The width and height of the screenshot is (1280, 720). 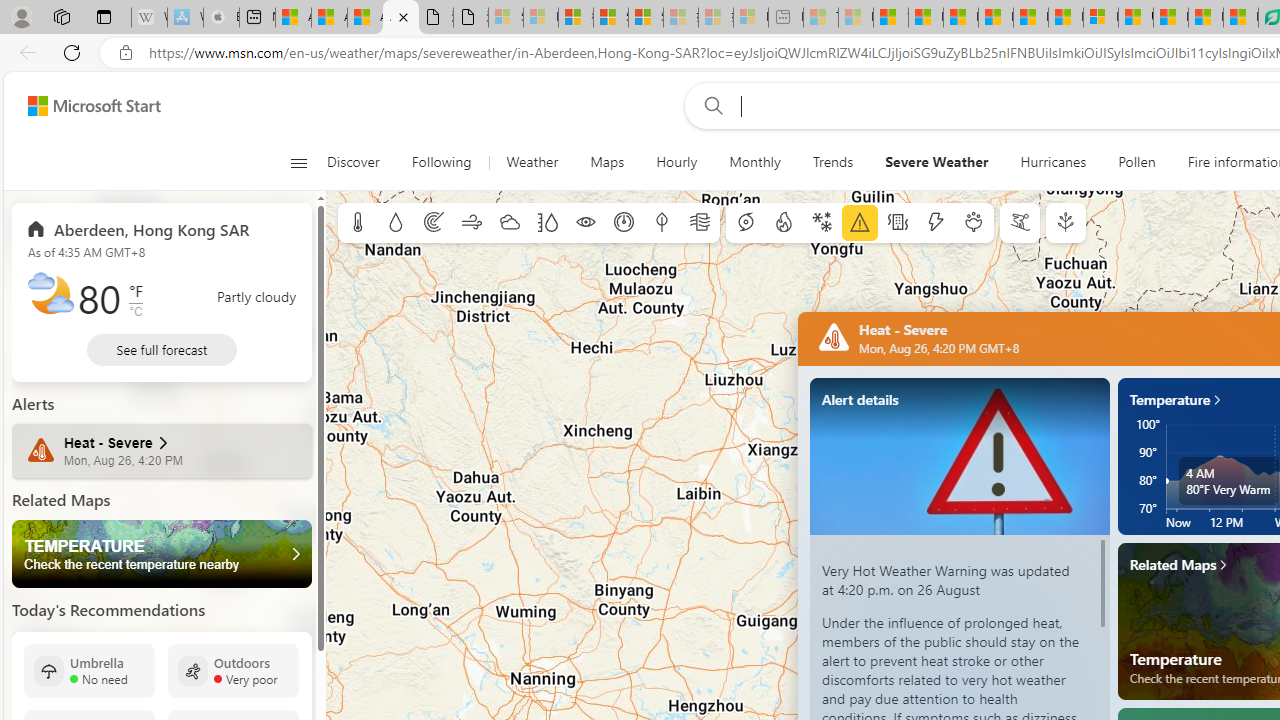 What do you see at coordinates (700, 223) in the screenshot?
I see `'Air quality'` at bounding box center [700, 223].